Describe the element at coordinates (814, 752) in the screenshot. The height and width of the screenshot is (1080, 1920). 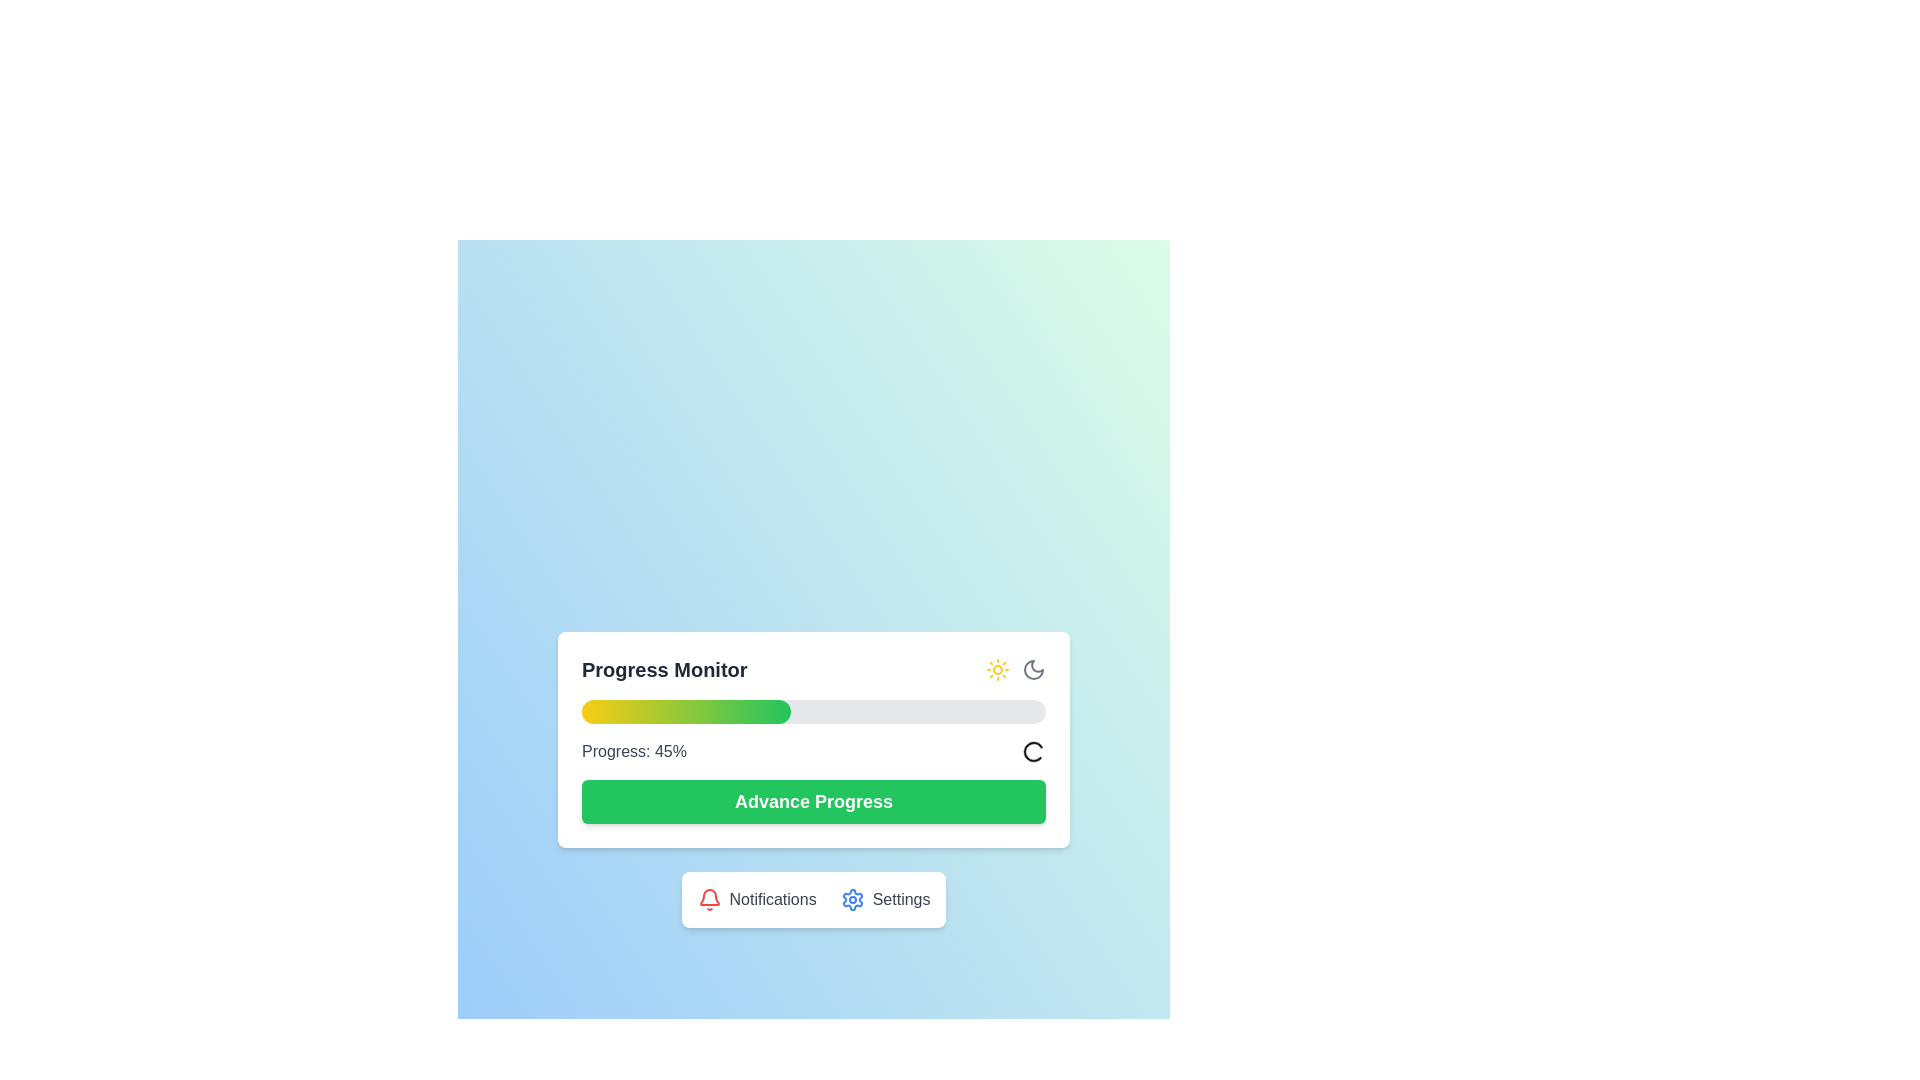
I see `the spinning circular indicator next to the text 'Progress: 45%', which is located below the progress bar and above the 'Advance Progress' button` at that location.